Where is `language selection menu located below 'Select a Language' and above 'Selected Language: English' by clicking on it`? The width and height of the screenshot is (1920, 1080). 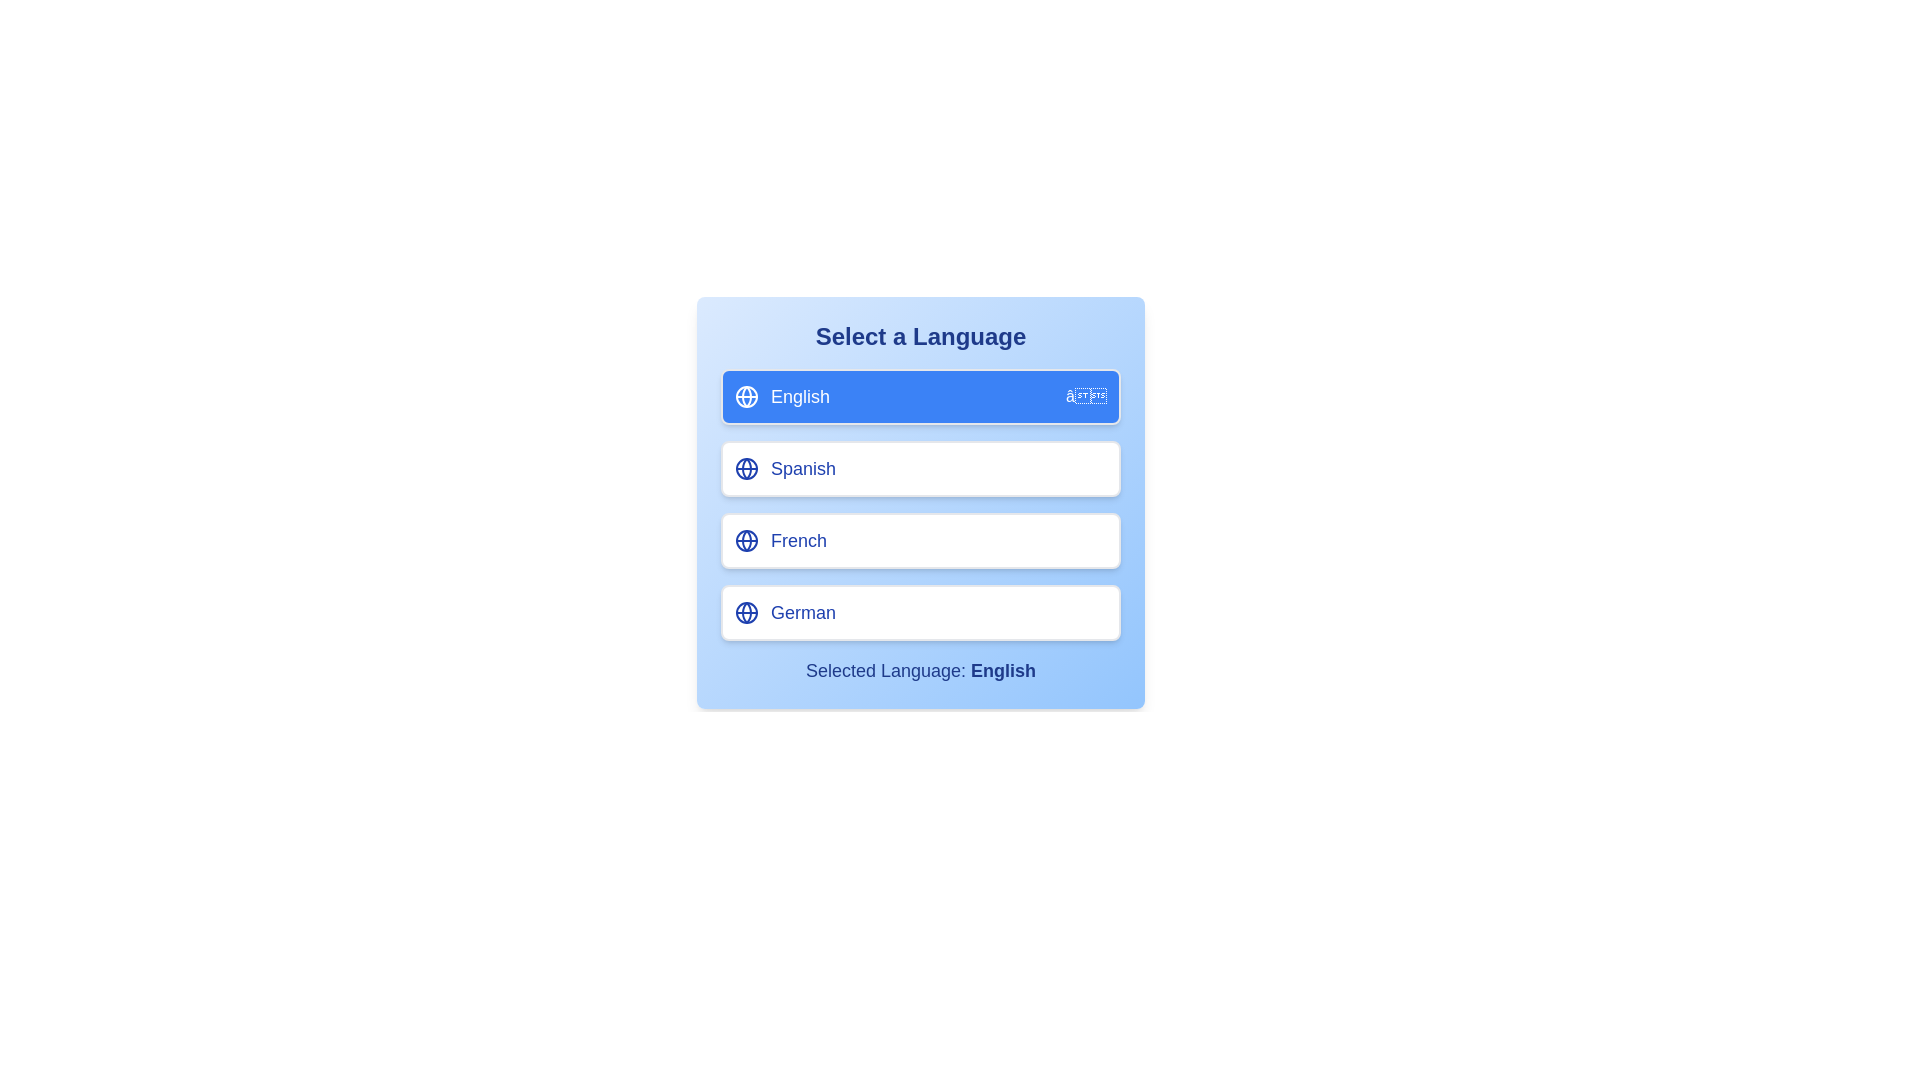
language selection menu located below 'Select a Language' and above 'Selected Language: English' by clicking on it is located at coordinates (920, 504).